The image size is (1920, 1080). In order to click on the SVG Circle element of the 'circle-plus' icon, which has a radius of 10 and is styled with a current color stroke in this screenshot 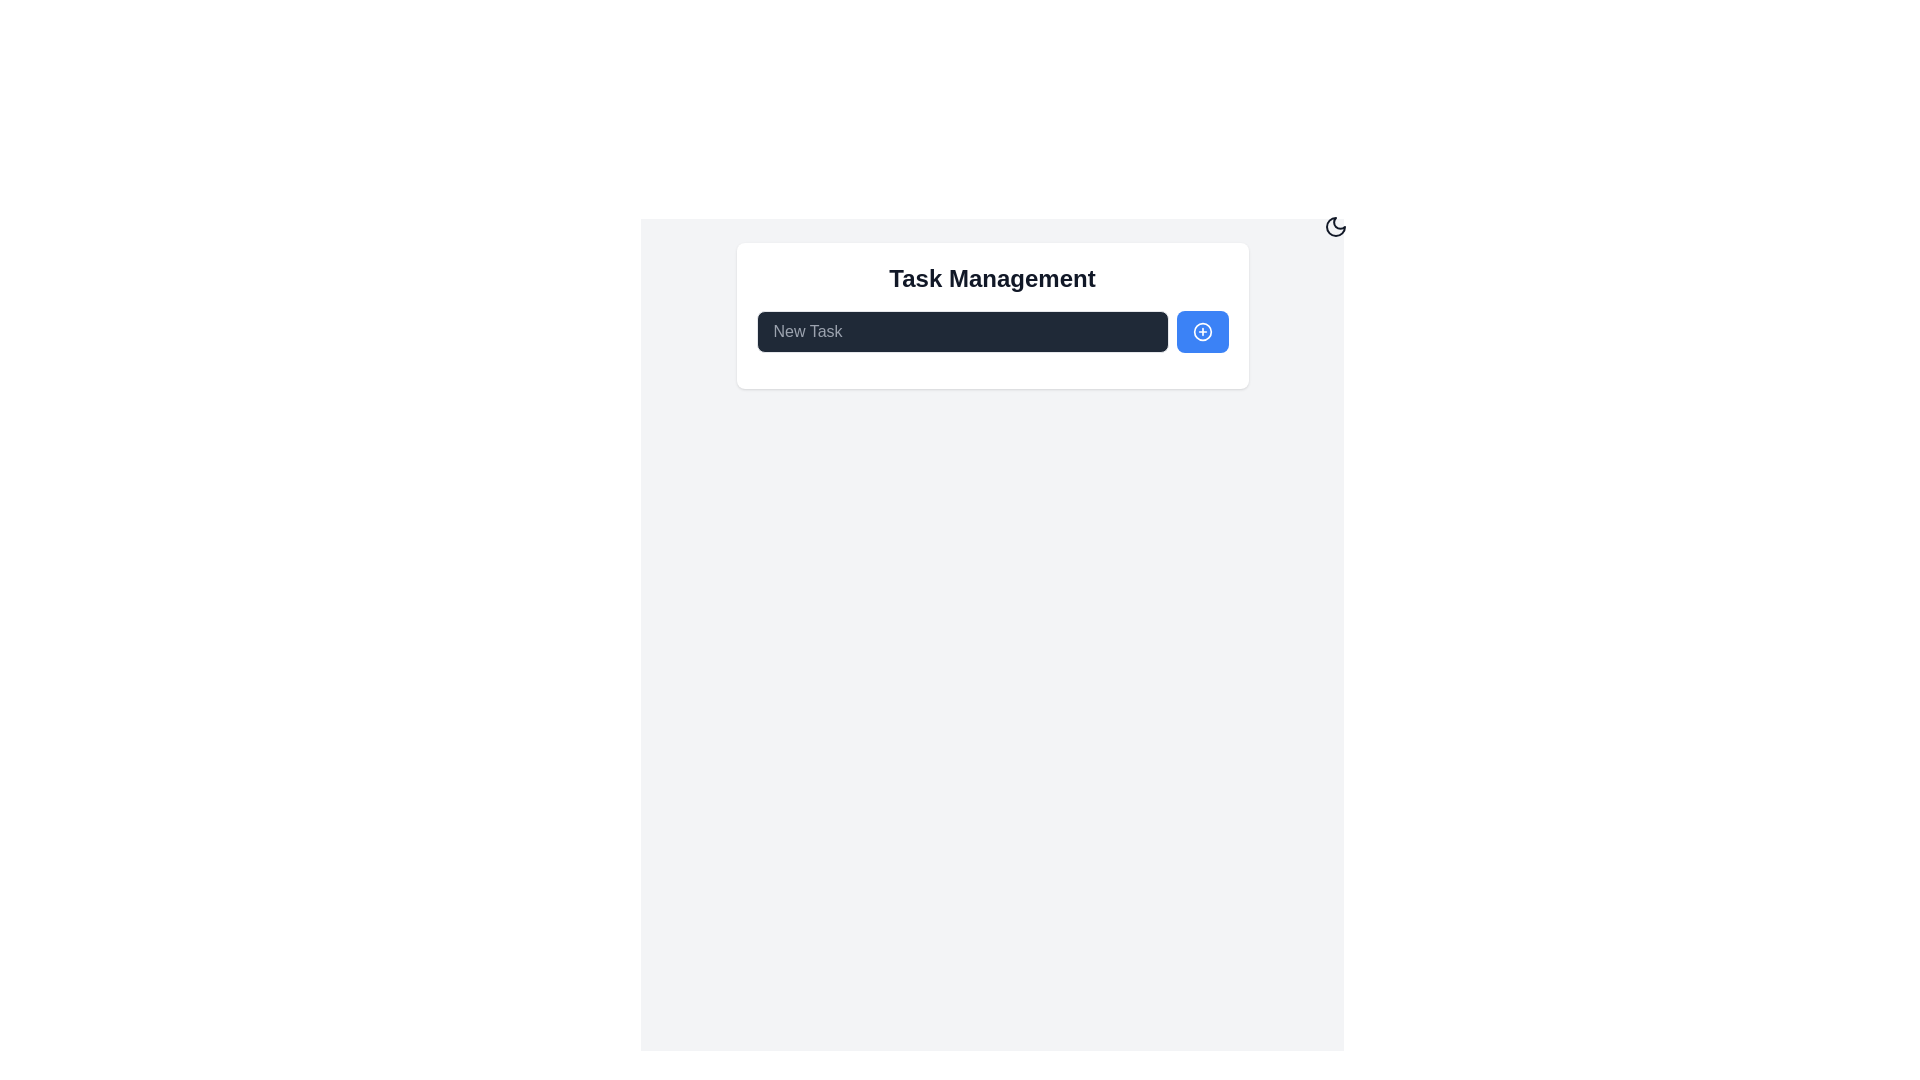, I will do `click(1201, 330)`.